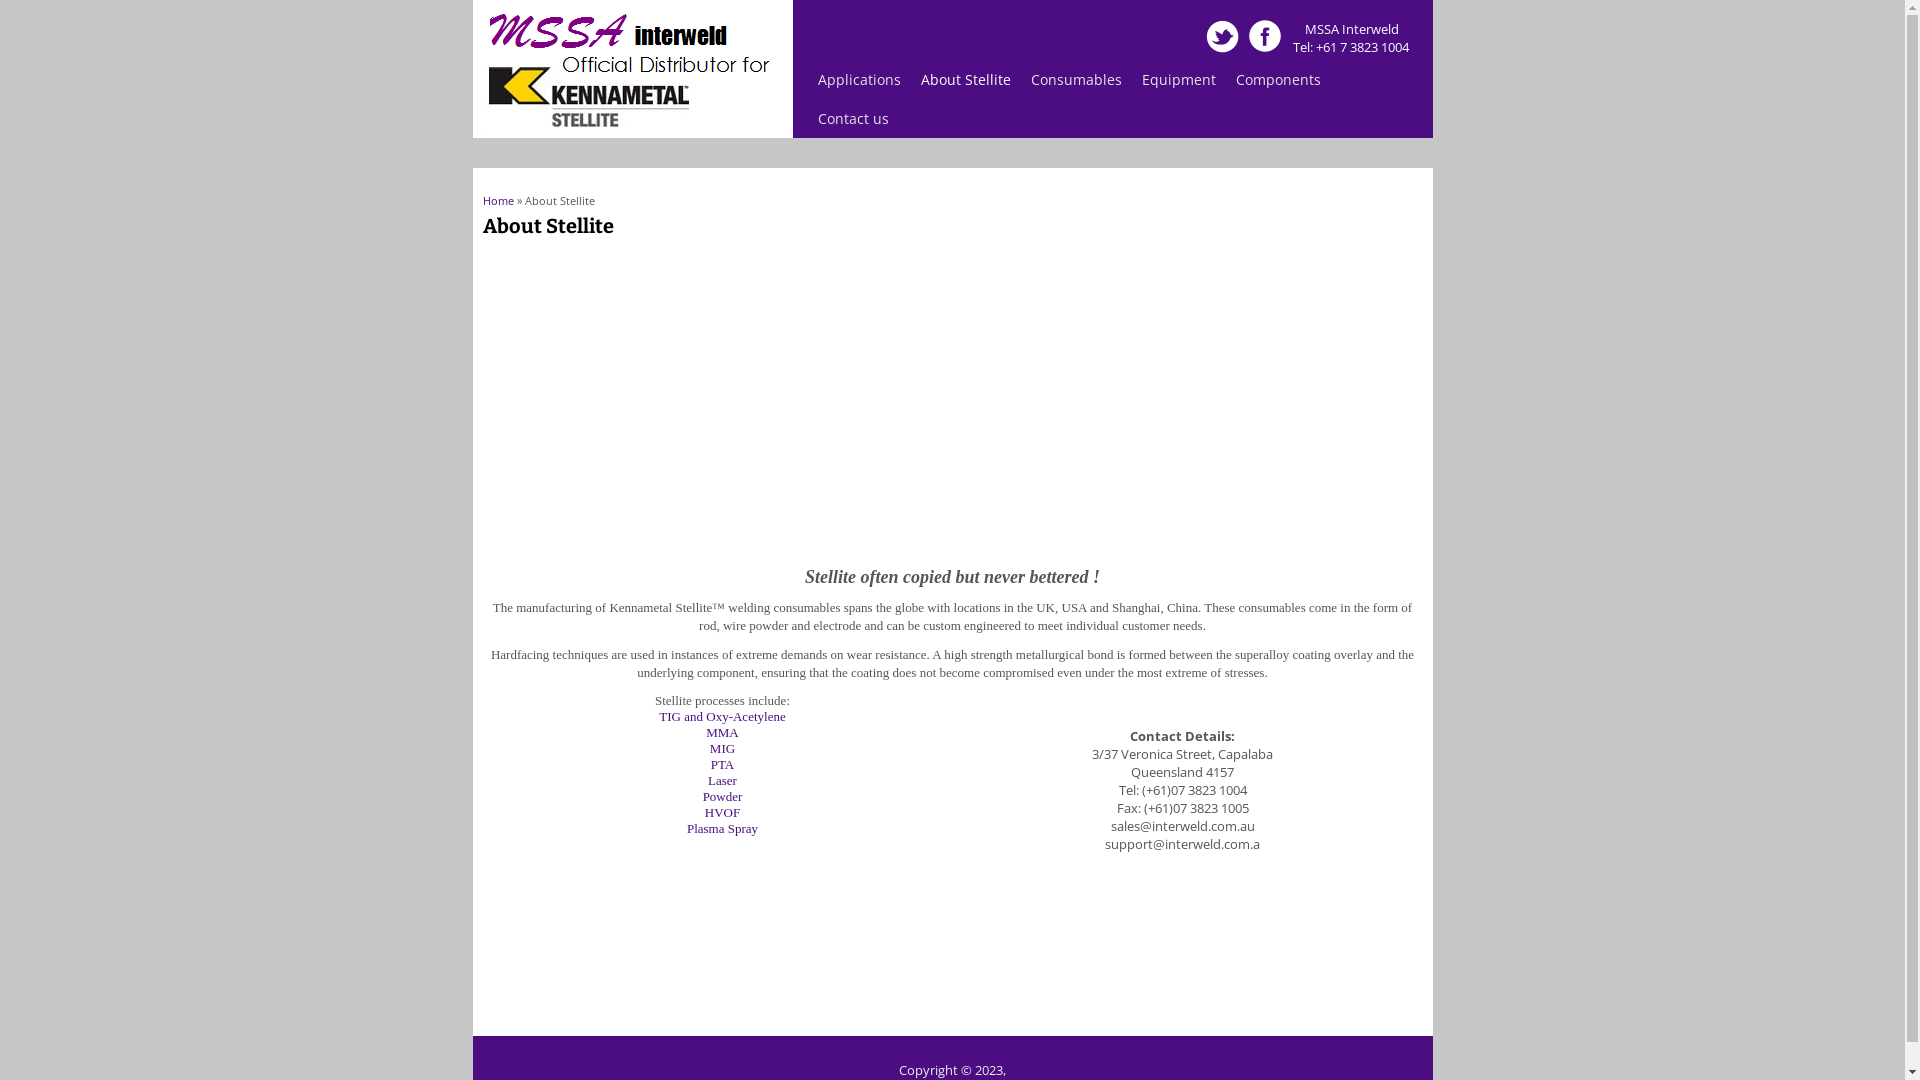  I want to click on 'Components', so click(1277, 78).